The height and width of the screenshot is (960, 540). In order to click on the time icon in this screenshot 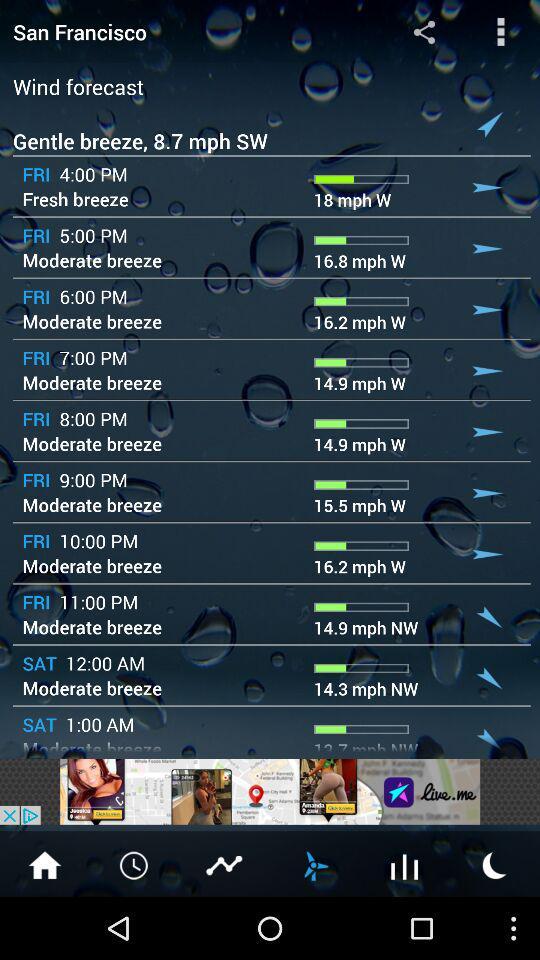, I will do `click(135, 925)`.